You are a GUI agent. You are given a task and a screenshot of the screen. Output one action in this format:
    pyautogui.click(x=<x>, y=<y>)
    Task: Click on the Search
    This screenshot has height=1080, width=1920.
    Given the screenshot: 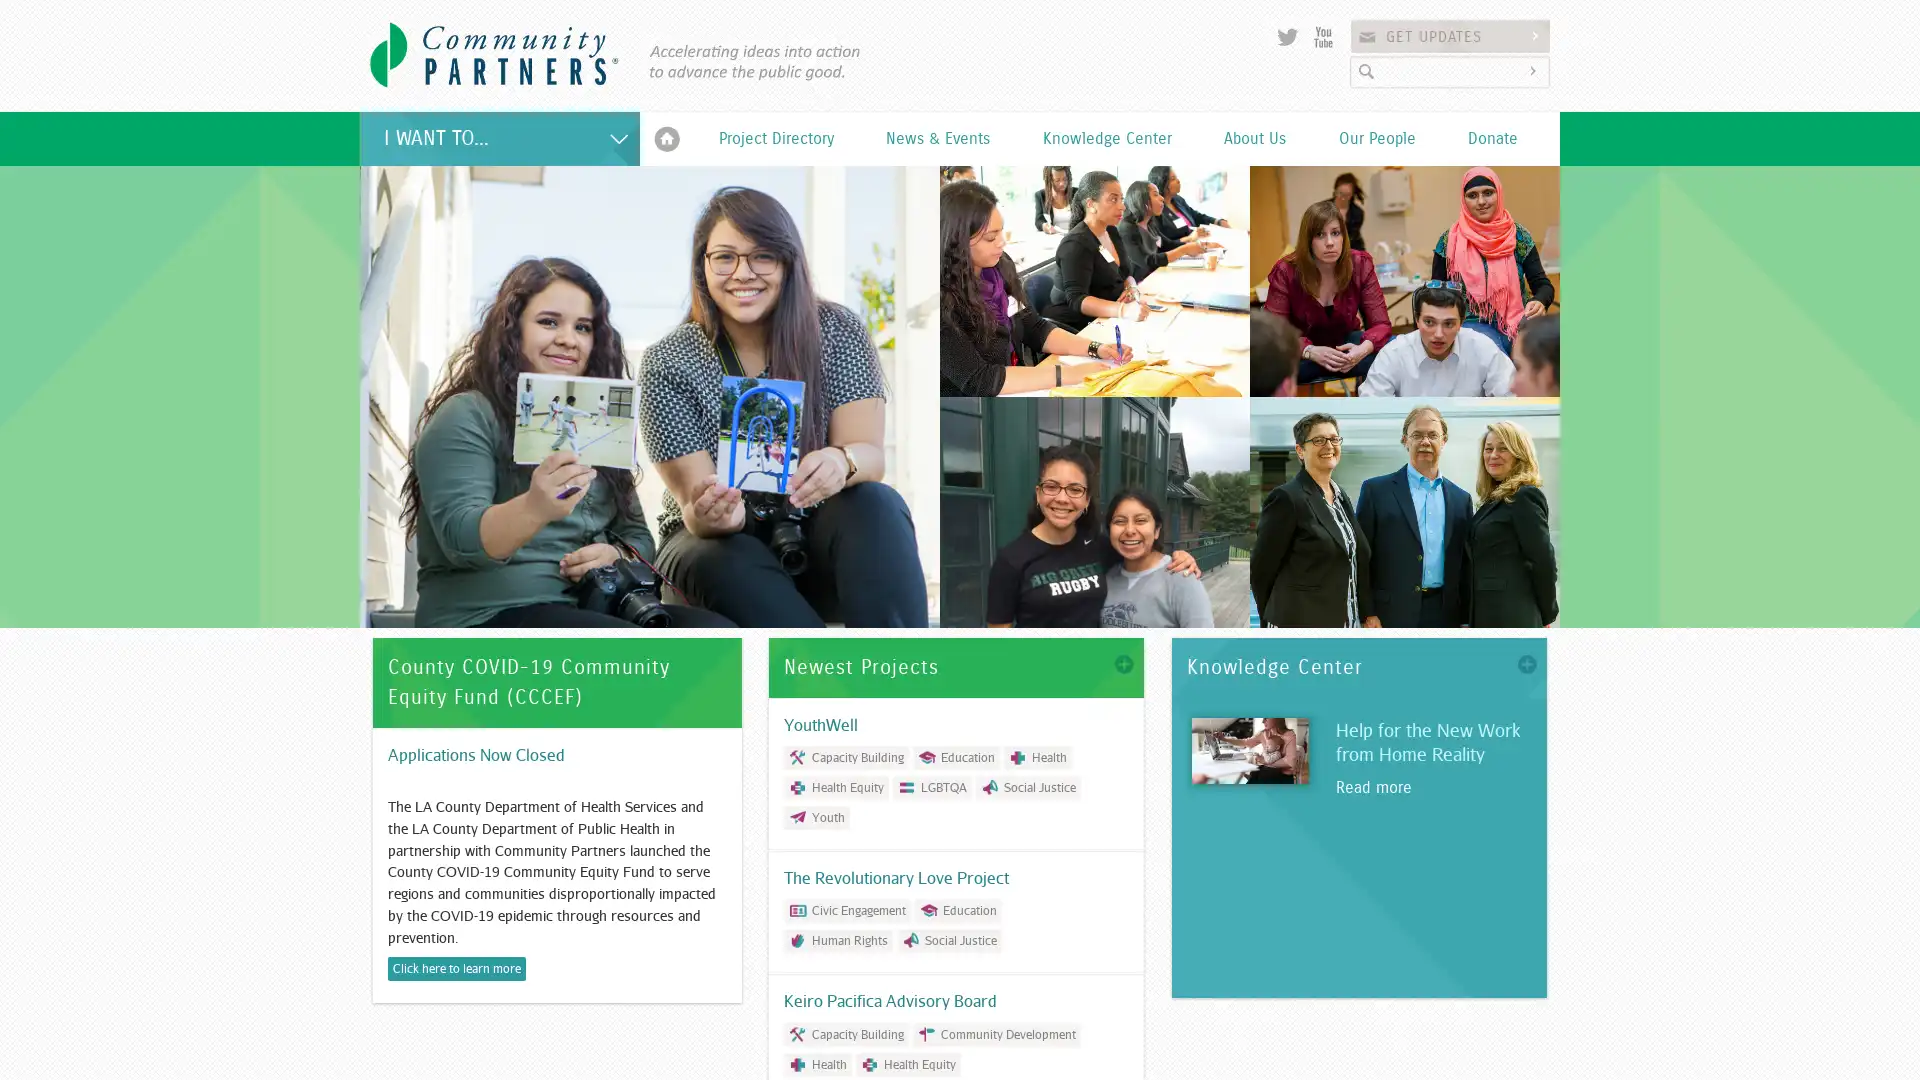 What is the action you would take?
    pyautogui.click(x=1535, y=70)
    